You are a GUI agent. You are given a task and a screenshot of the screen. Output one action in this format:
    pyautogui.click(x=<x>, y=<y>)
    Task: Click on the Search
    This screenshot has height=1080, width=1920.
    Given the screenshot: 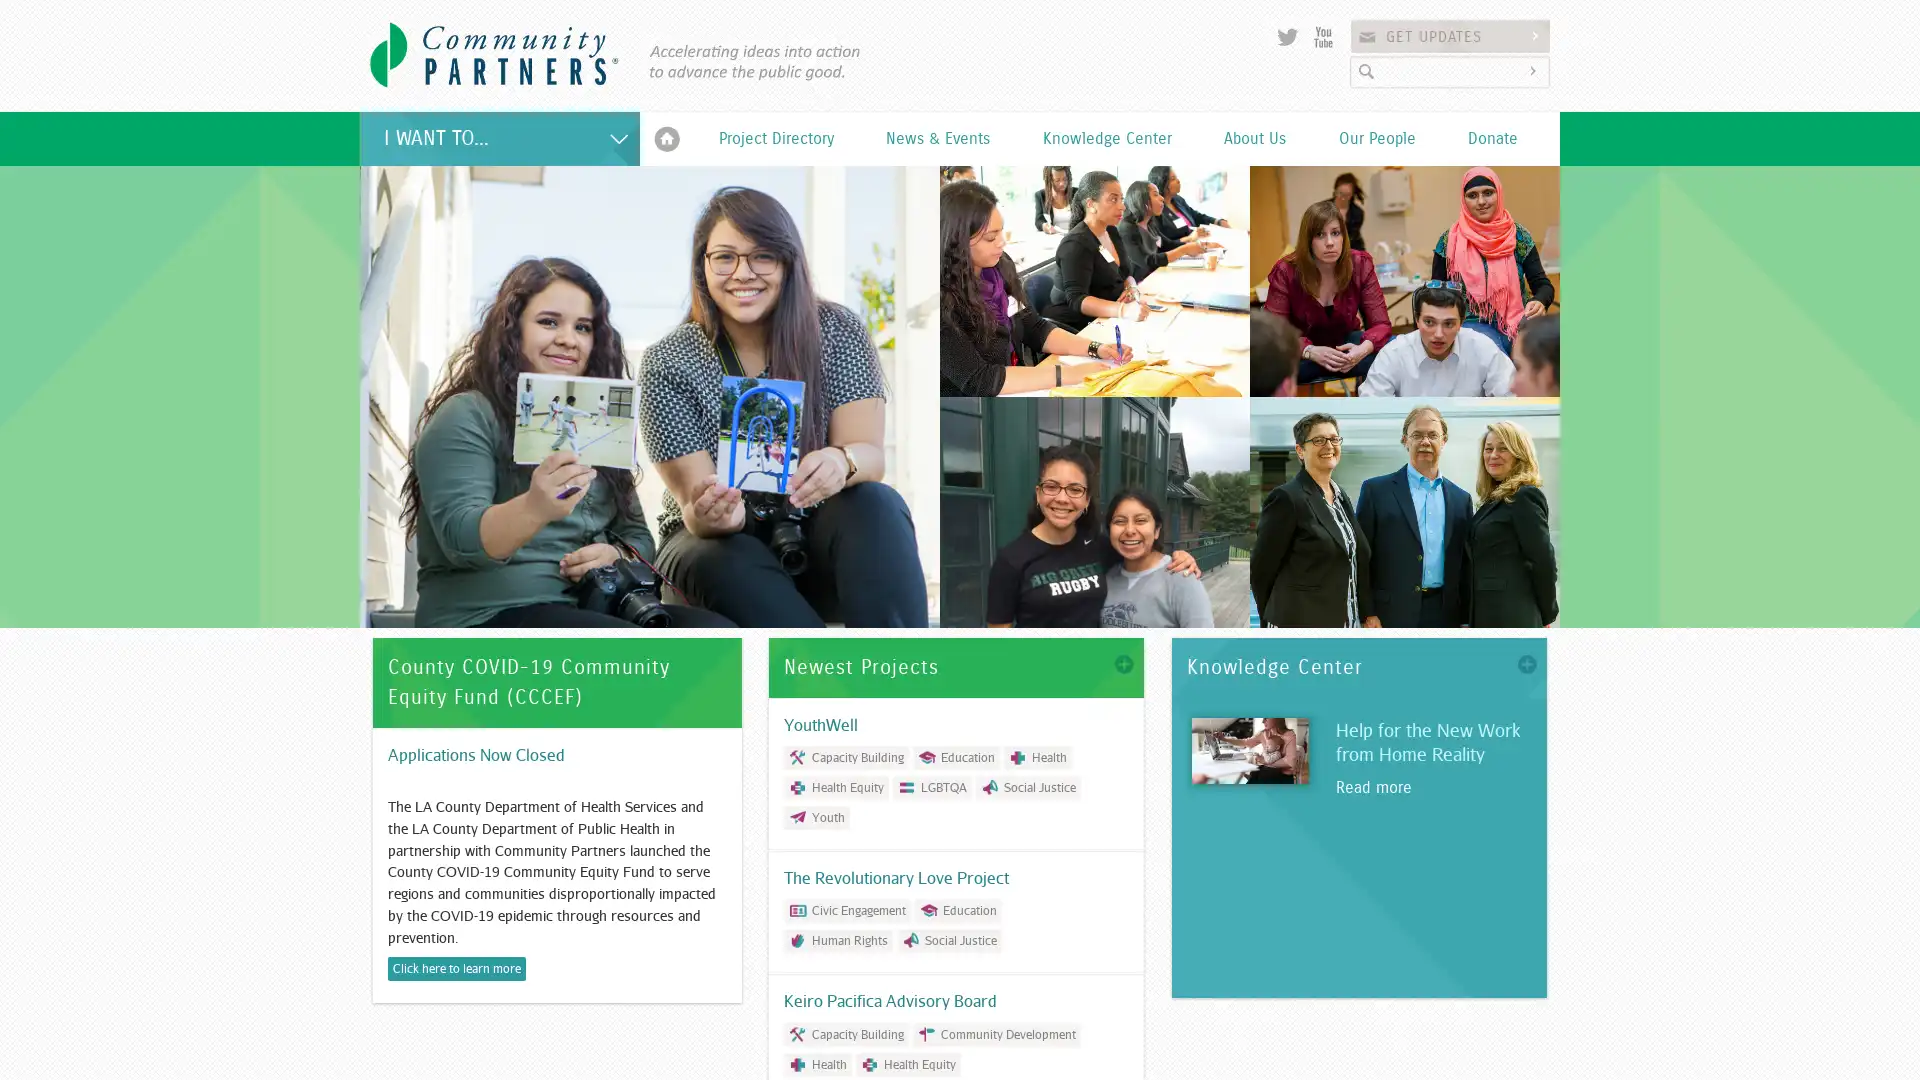 What is the action you would take?
    pyautogui.click(x=1535, y=70)
    